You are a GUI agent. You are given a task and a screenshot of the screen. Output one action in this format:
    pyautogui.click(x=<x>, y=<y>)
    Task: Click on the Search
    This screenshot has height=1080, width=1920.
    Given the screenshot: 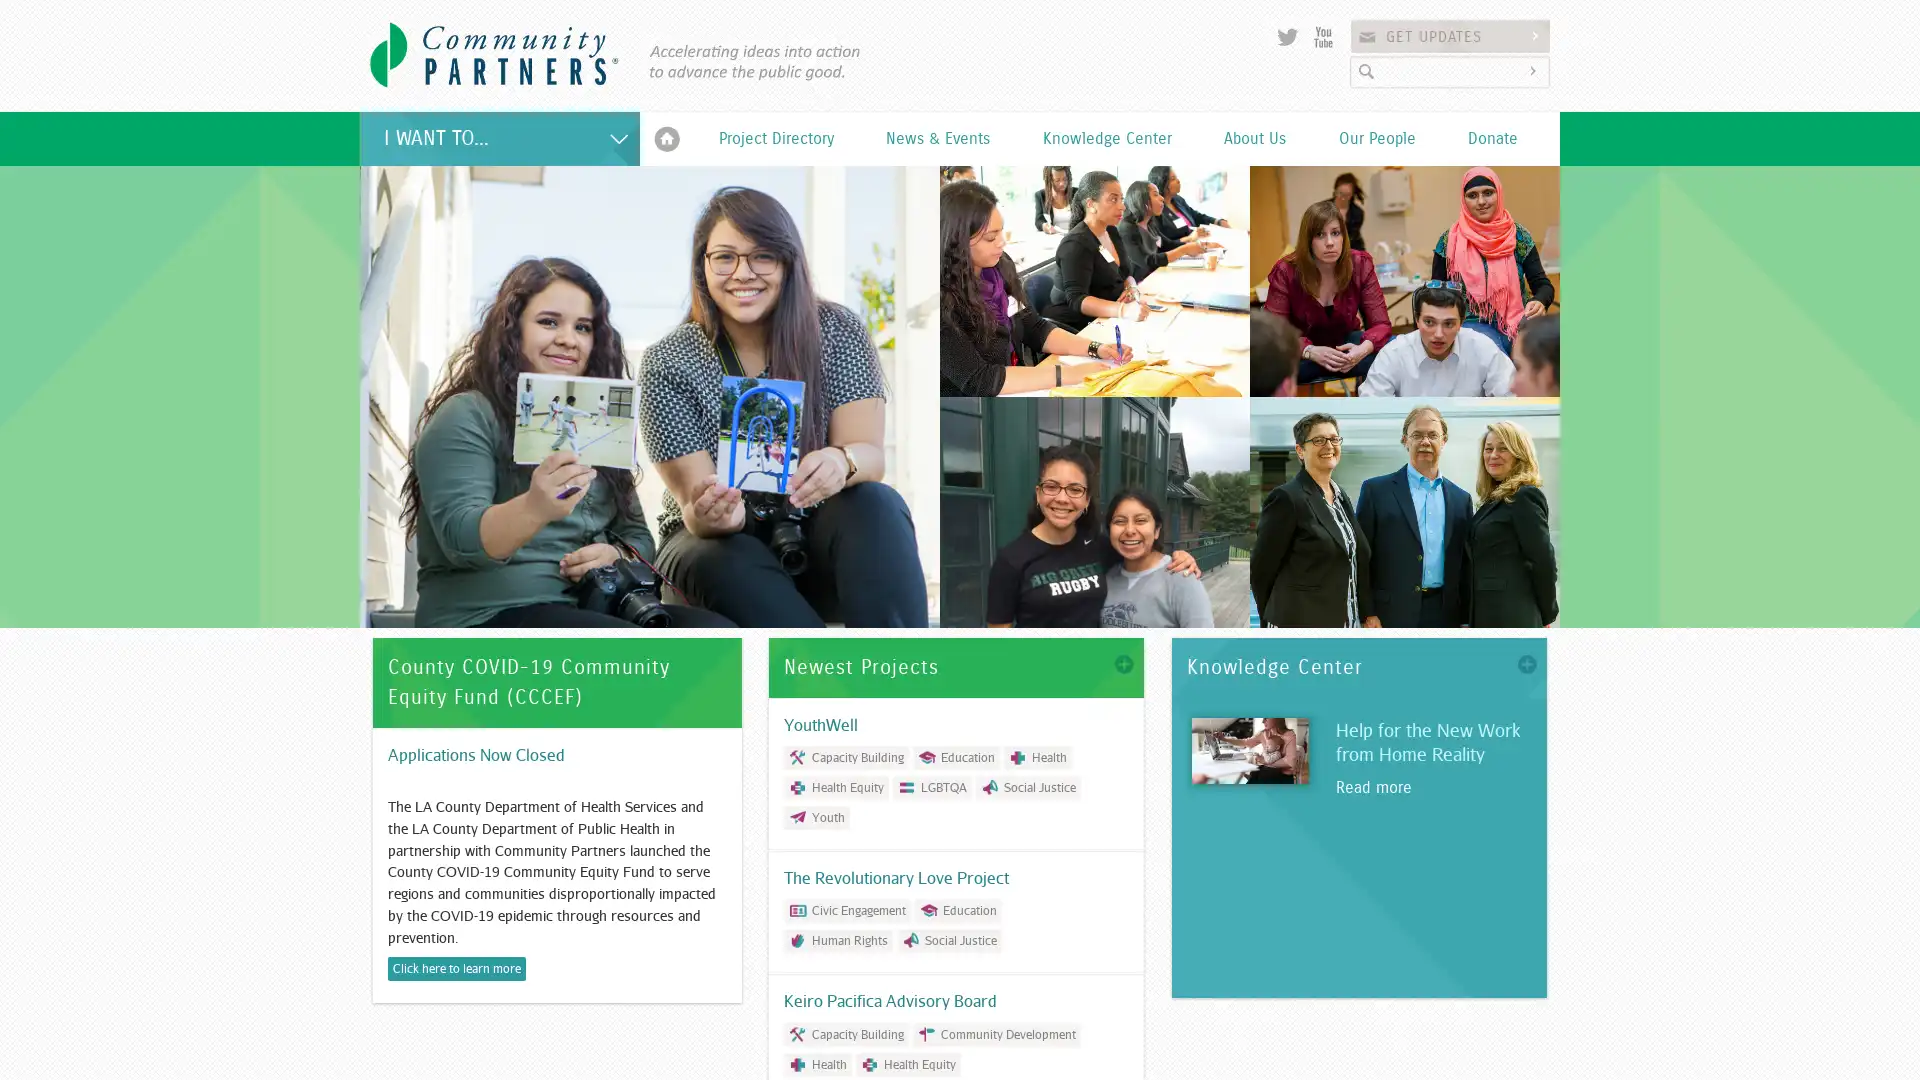 What is the action you would take?
    pyautogui.click(x=1535, y=70)
    